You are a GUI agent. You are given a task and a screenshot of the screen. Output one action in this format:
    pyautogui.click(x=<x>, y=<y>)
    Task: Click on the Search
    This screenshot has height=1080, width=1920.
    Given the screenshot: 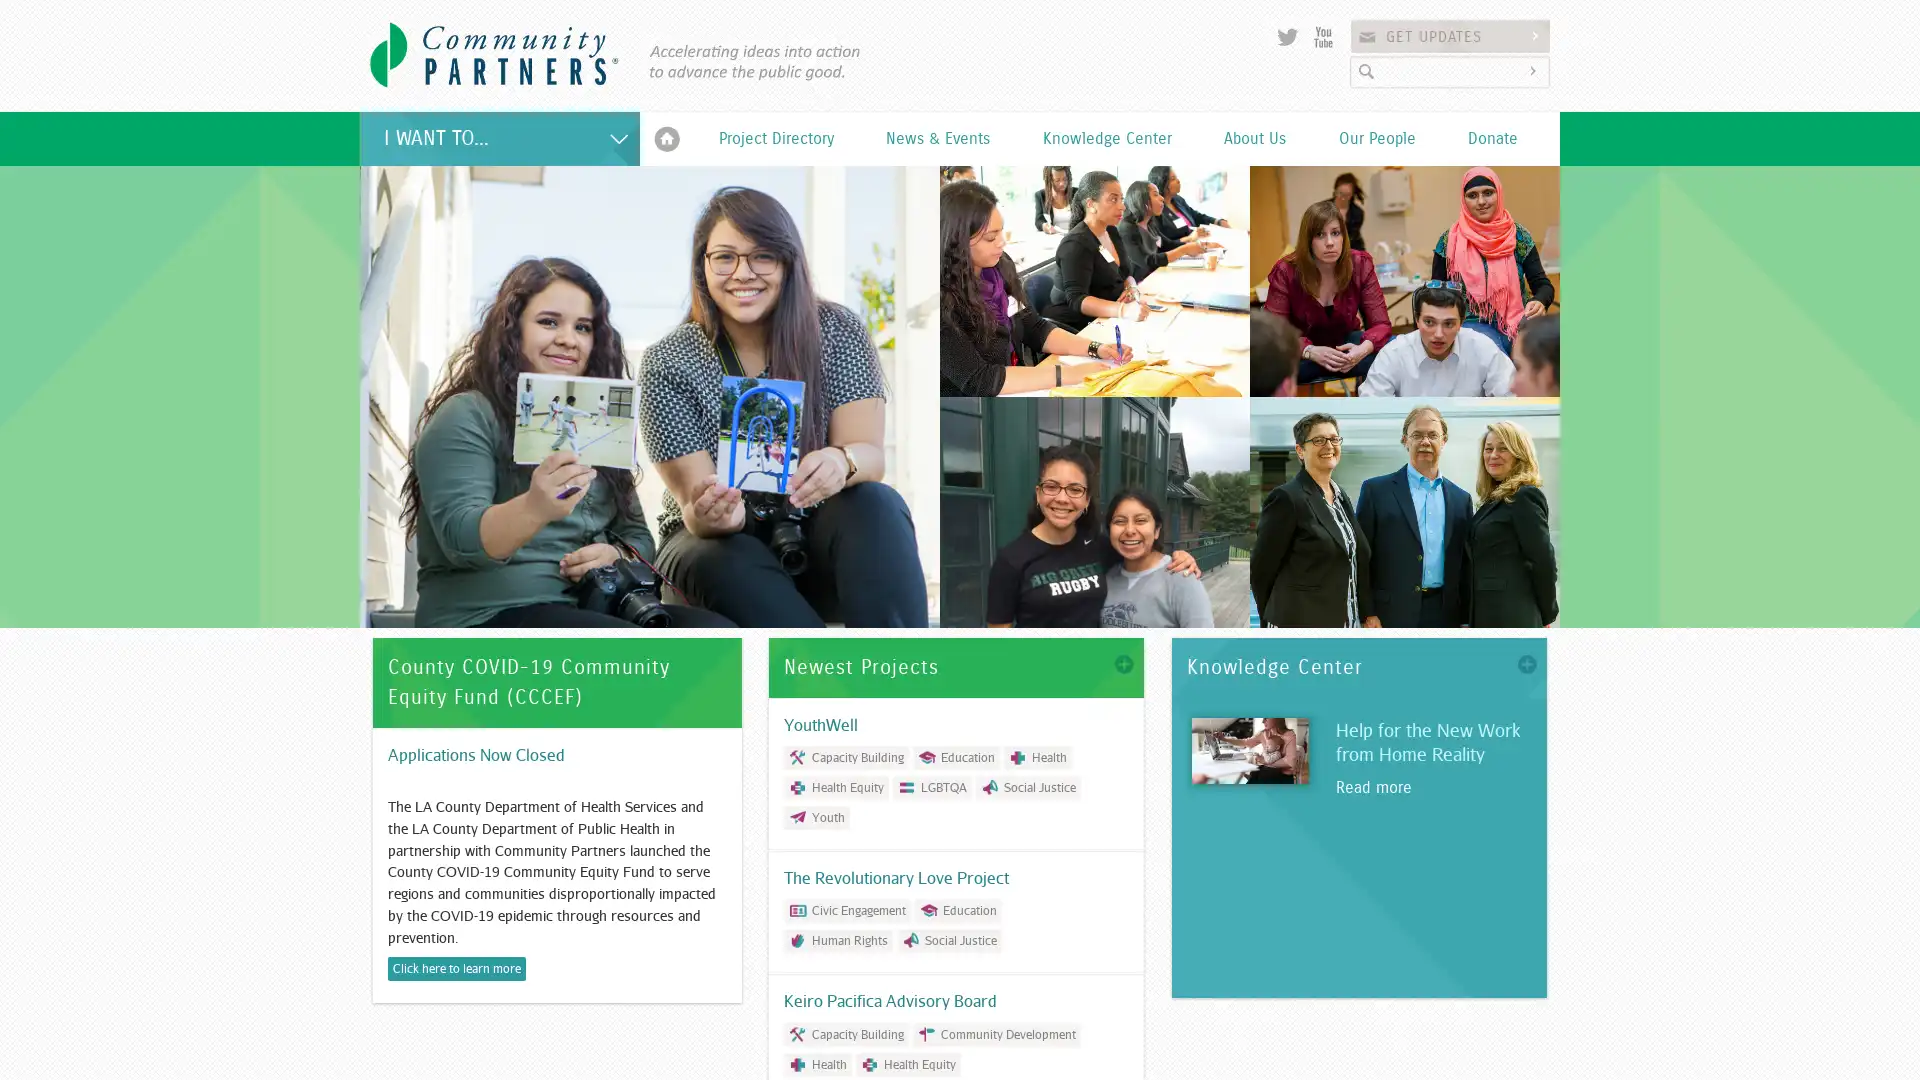 What is the action you would take?
    pyautogui.click(x=1535, y=70)
    